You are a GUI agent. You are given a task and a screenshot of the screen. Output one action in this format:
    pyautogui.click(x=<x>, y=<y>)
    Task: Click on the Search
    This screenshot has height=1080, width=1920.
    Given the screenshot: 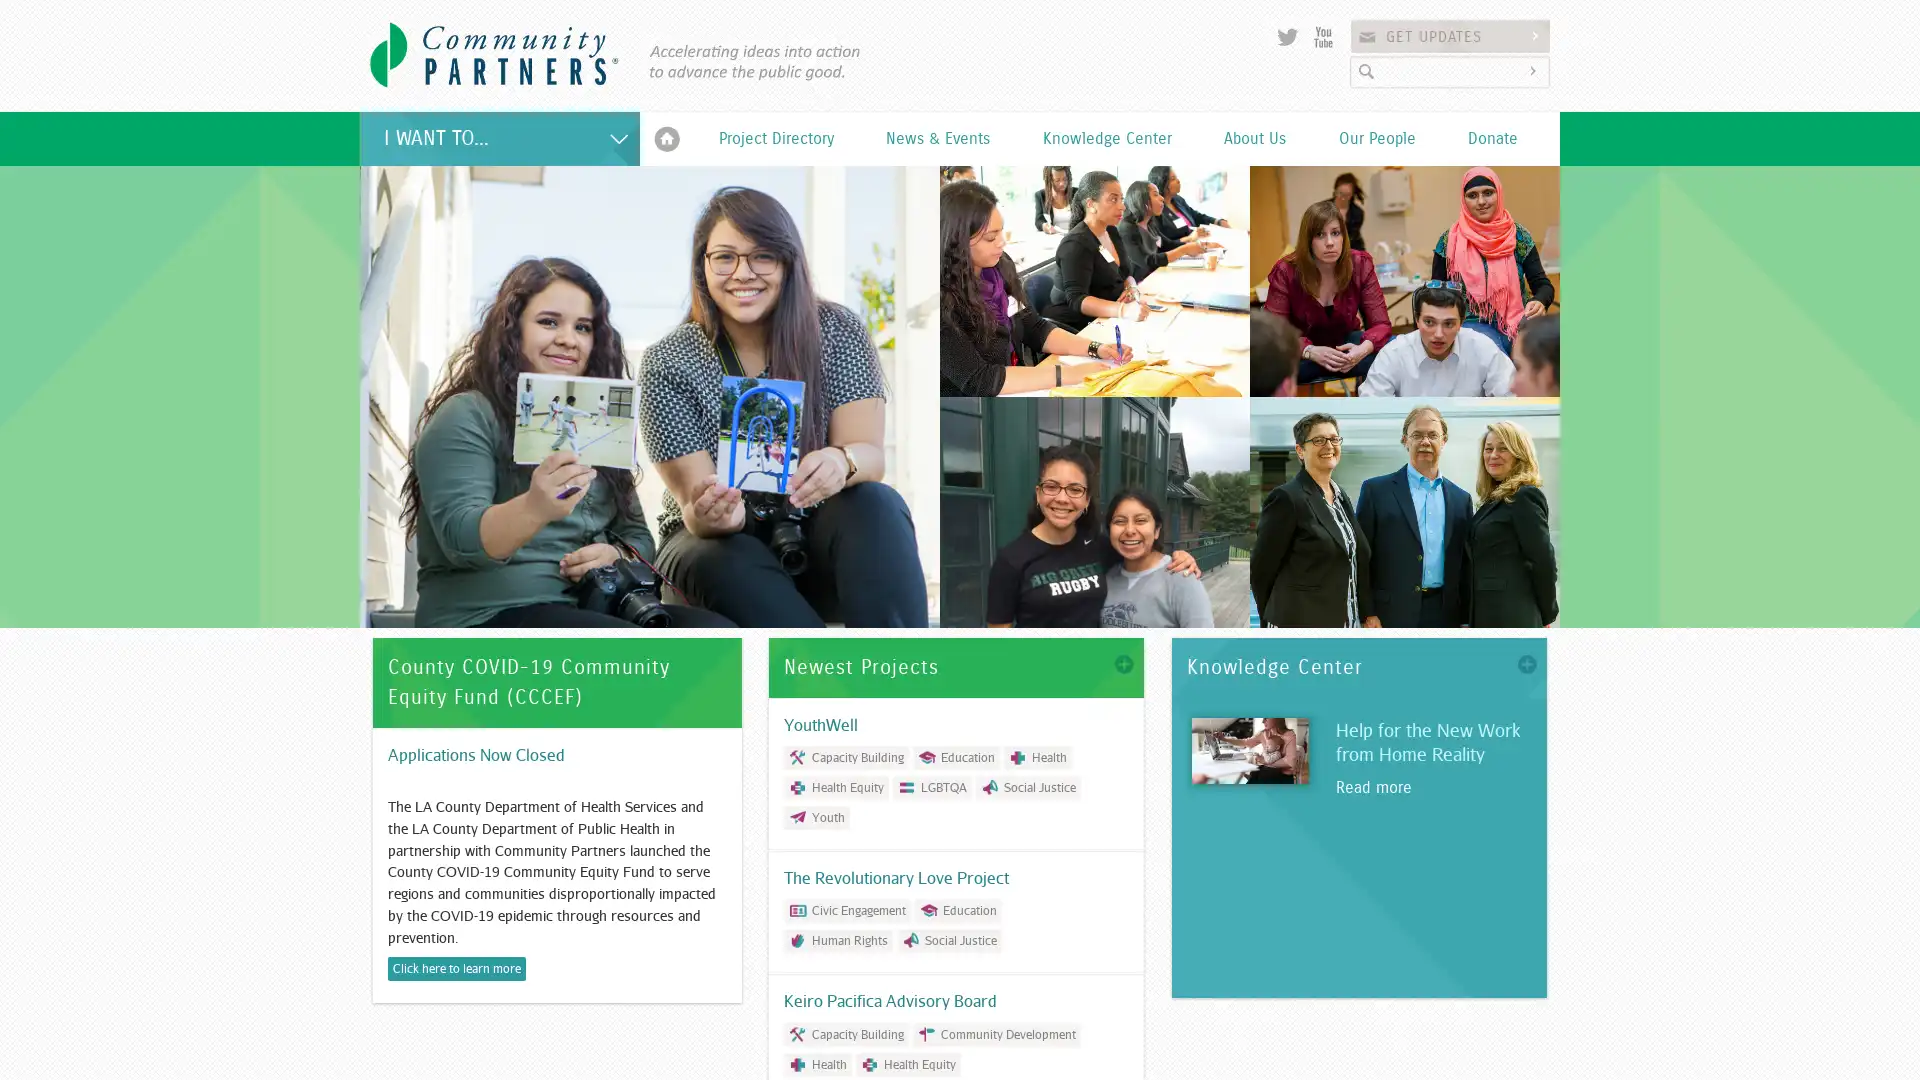 What is the action you would take?
    pyautogui.click(x=1535, y=70)
    